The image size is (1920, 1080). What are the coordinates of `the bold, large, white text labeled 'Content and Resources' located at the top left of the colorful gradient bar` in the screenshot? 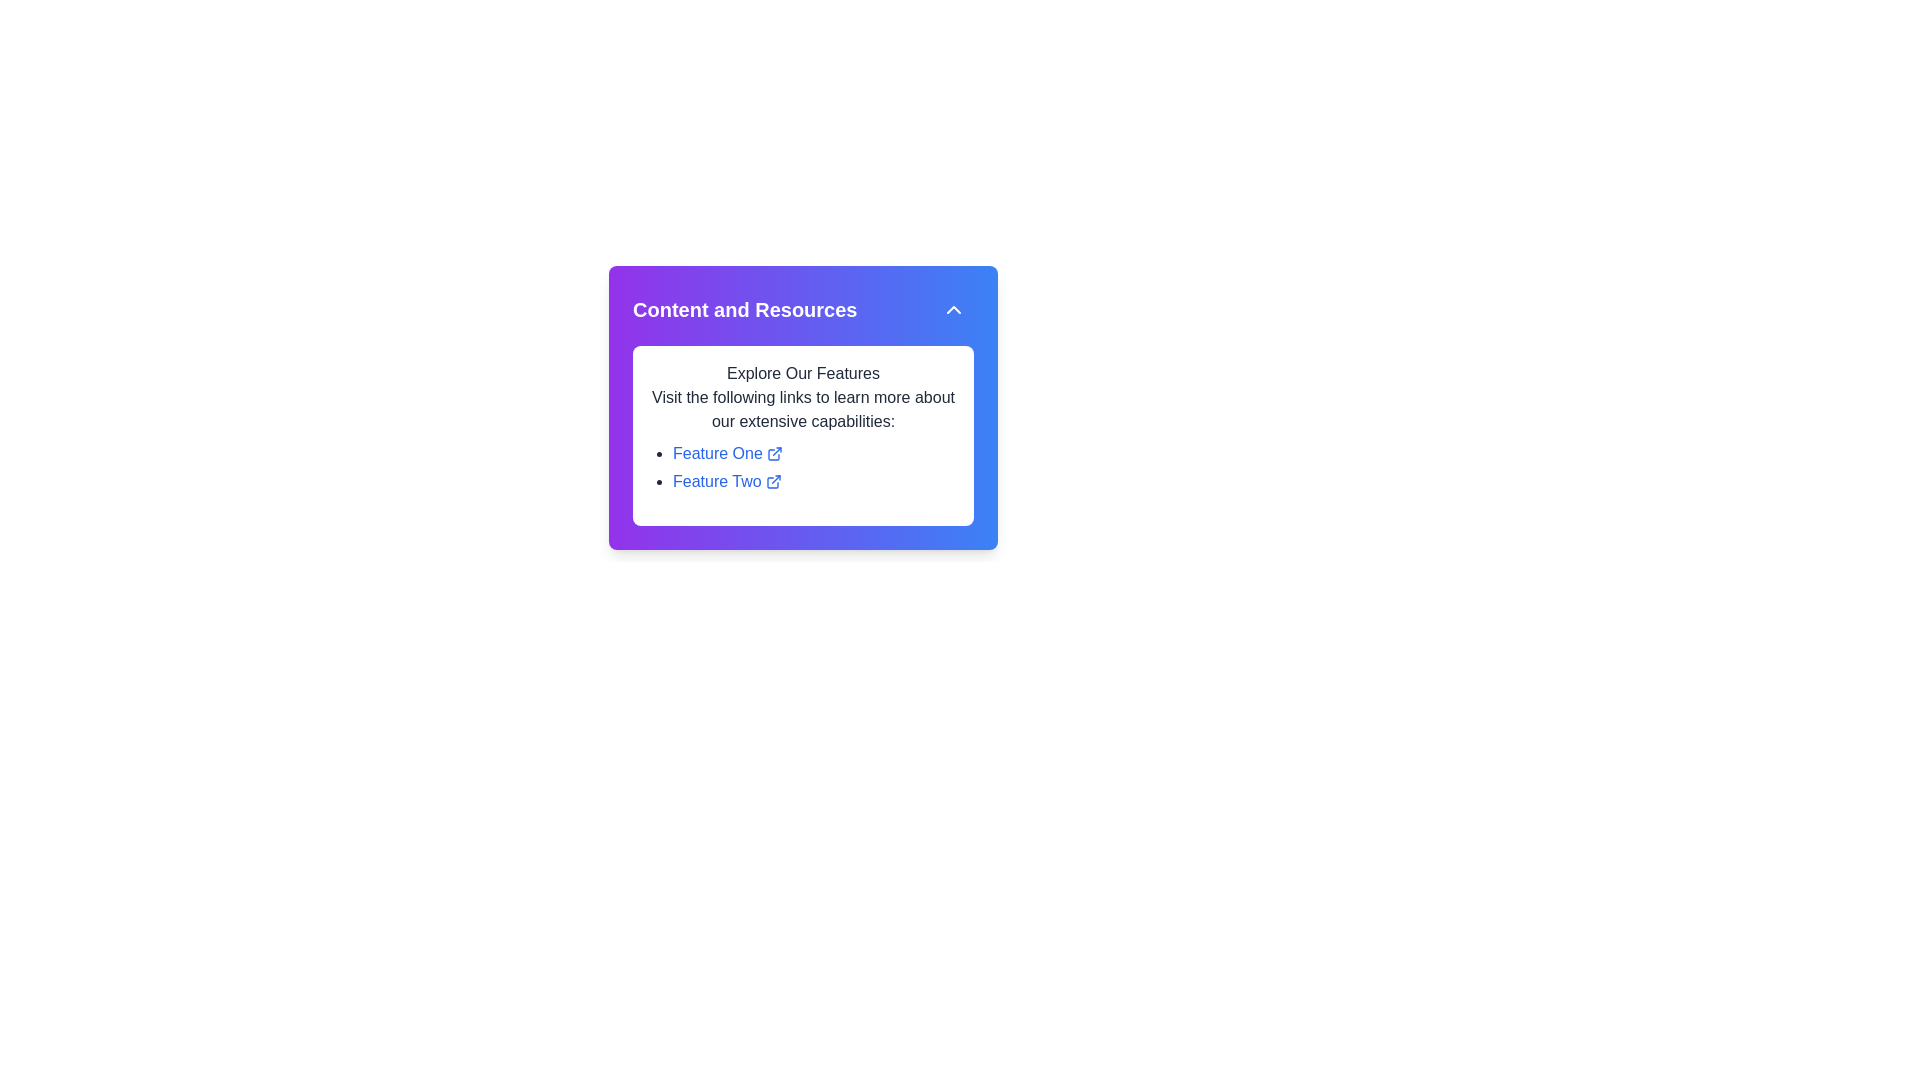 It's located at (744, 309).